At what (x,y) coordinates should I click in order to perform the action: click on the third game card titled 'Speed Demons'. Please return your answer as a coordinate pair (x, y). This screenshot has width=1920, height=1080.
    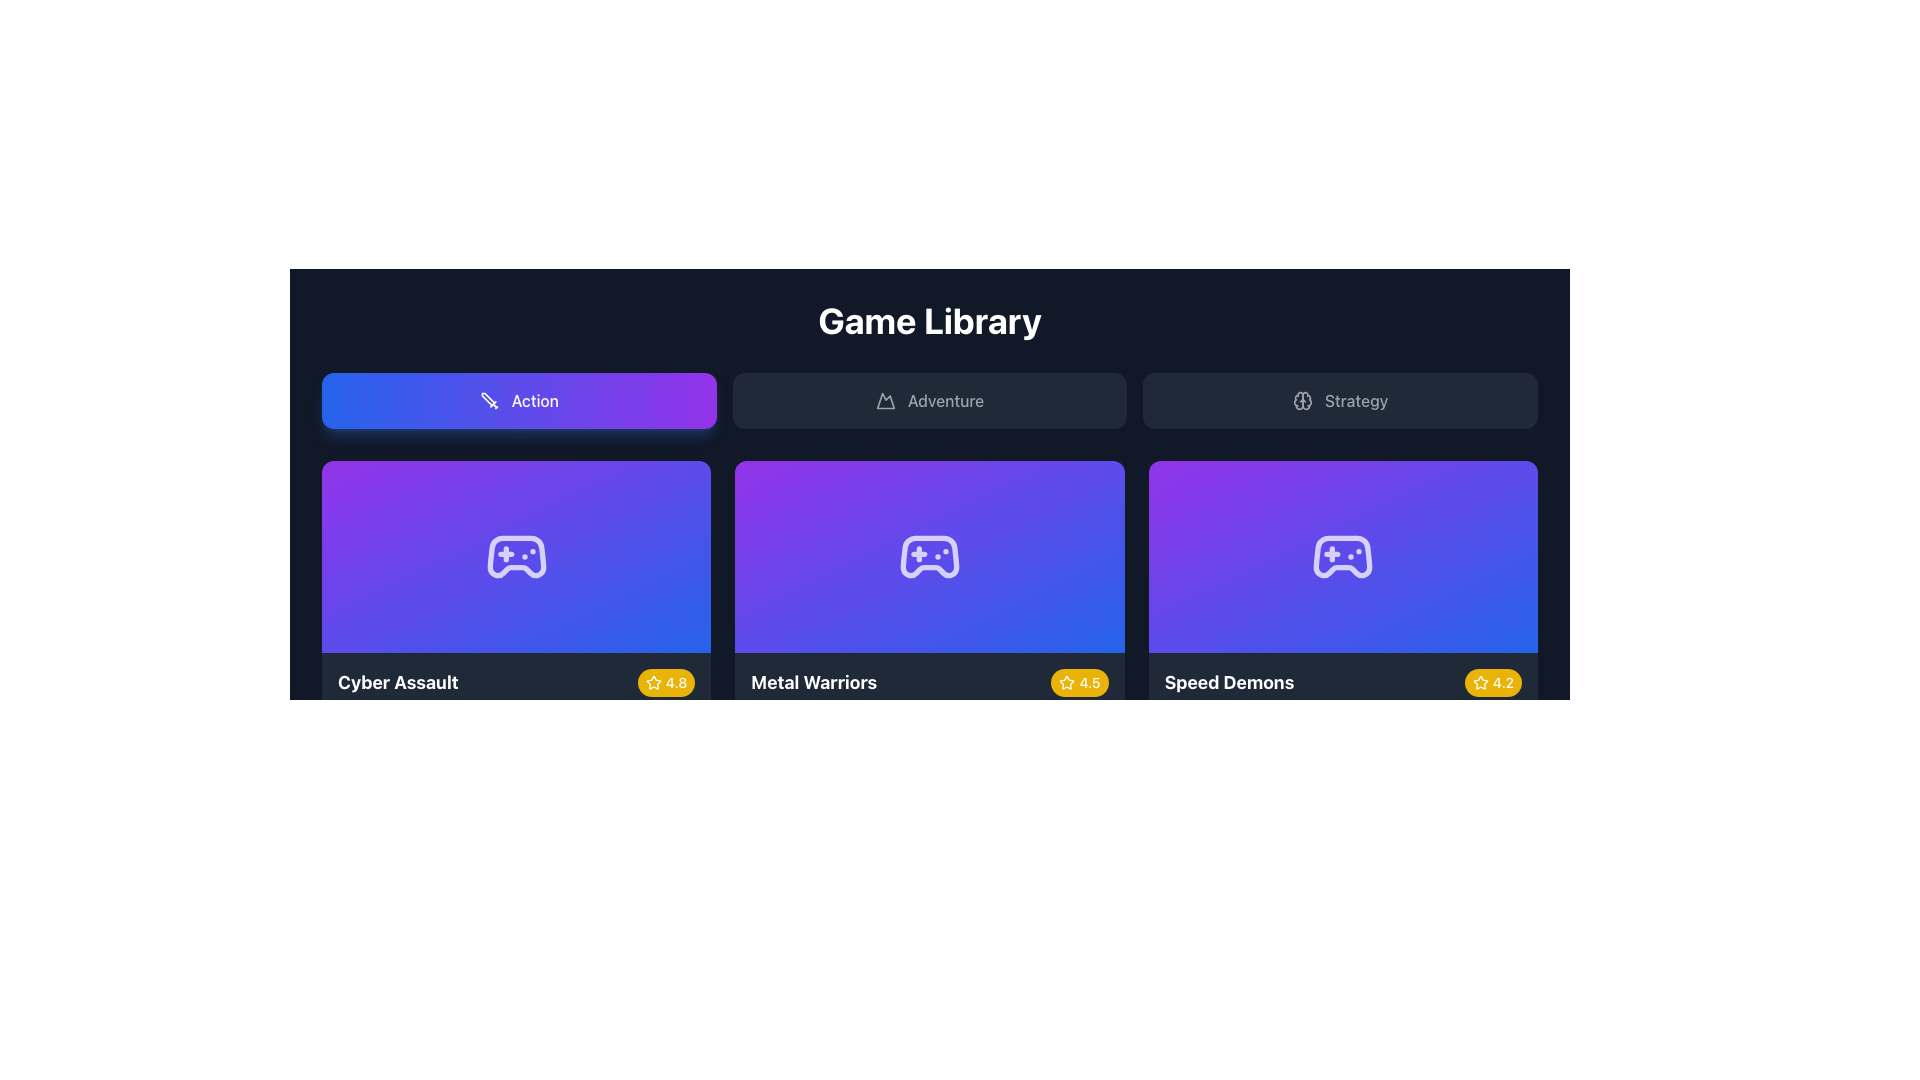
    Looking at the image, I should click on (1343, 627).